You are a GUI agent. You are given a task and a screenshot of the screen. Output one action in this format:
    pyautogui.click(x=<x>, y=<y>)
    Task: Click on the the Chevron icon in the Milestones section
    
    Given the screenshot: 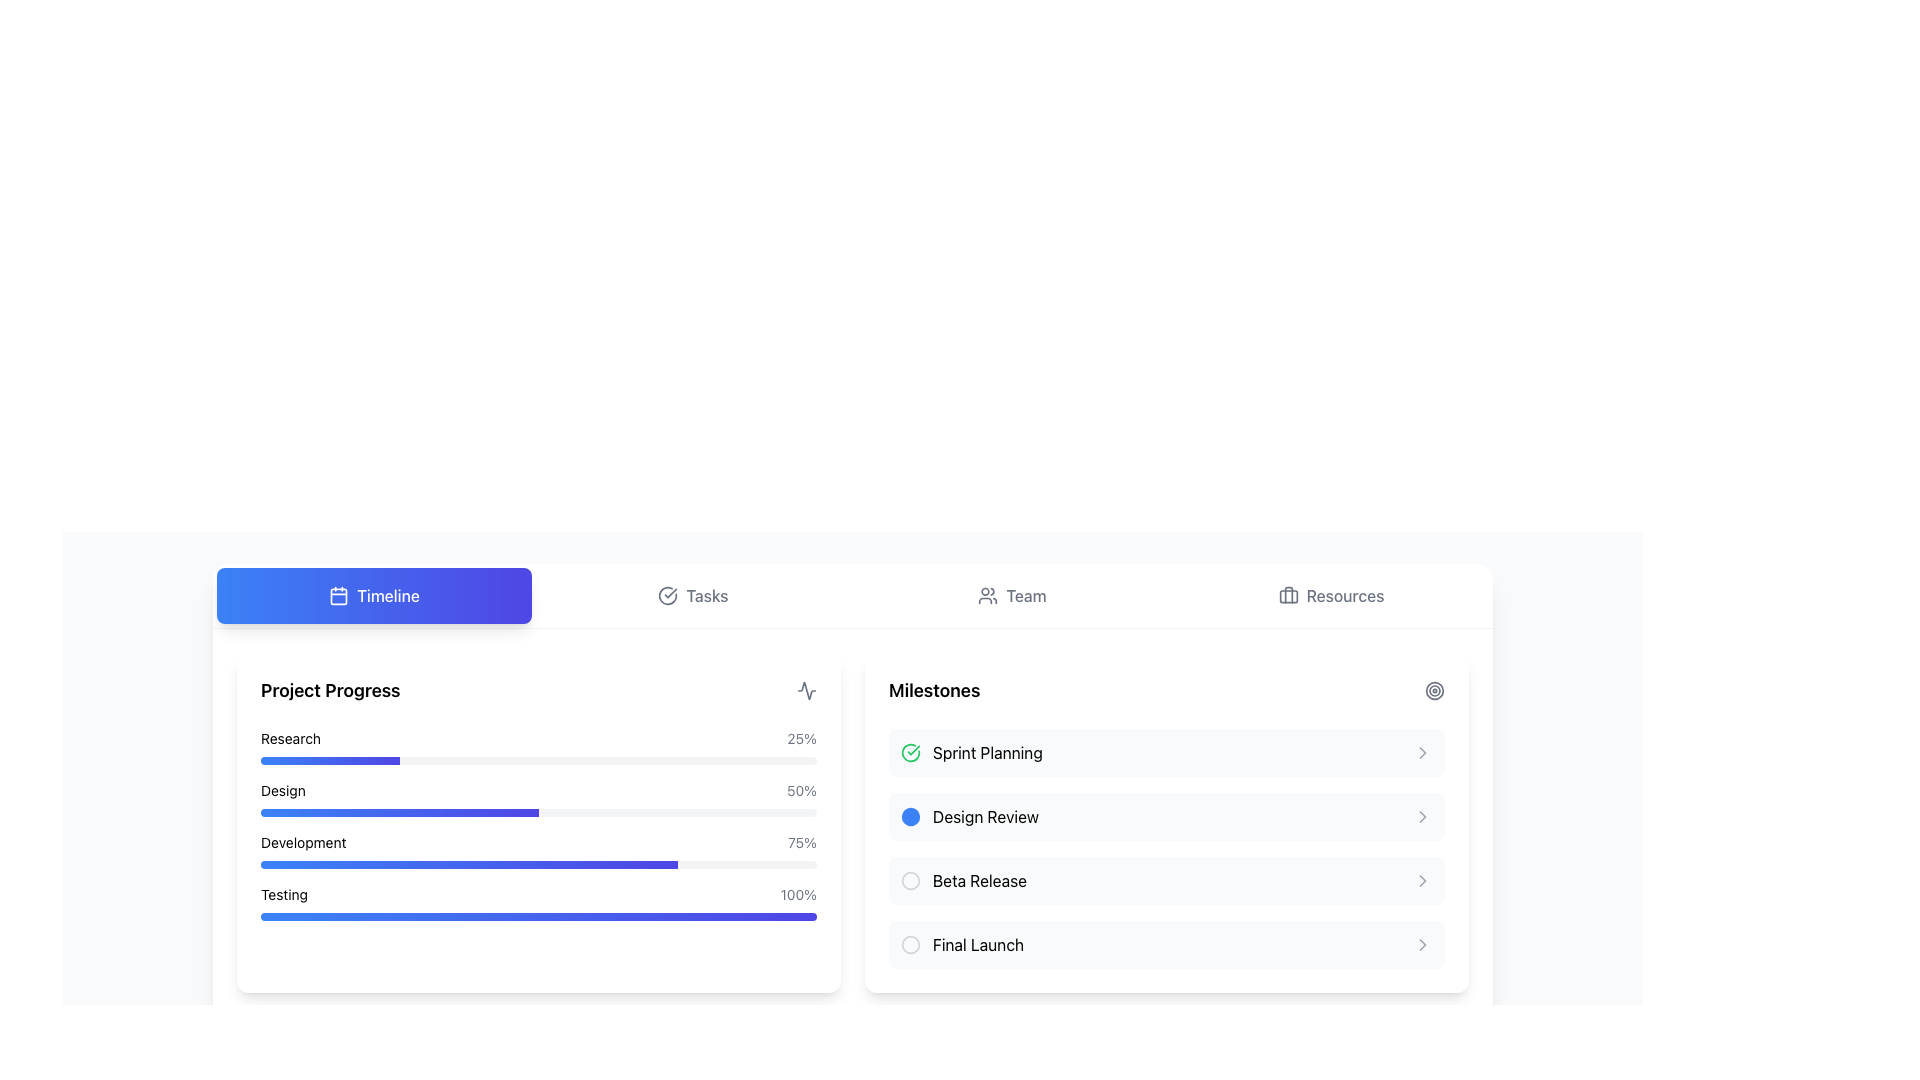 What is the action you would take?
    pyautogui.click(x=1421, y=879)
    